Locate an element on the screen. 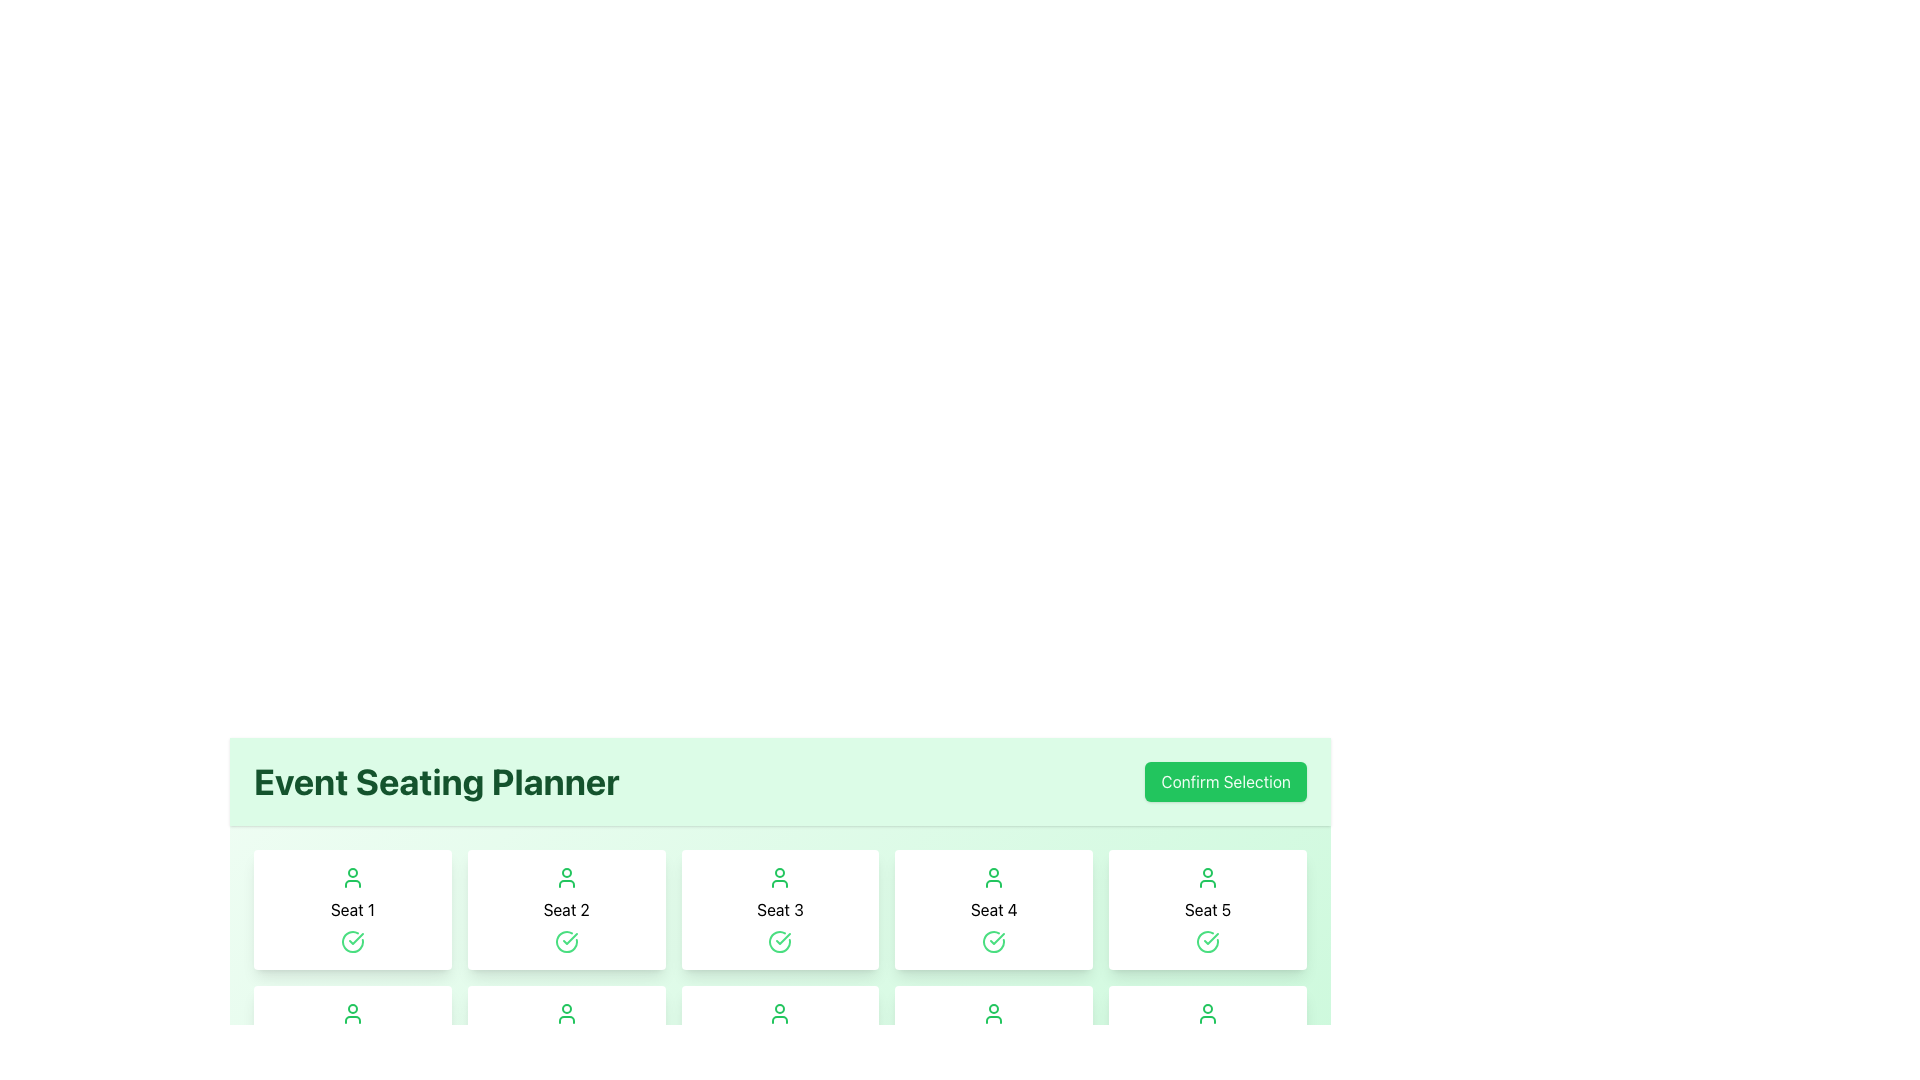  the confirmation indicator icon for 'Seat 3', which is centrally located within the card representing this seat is located at coordinates (779, 941).